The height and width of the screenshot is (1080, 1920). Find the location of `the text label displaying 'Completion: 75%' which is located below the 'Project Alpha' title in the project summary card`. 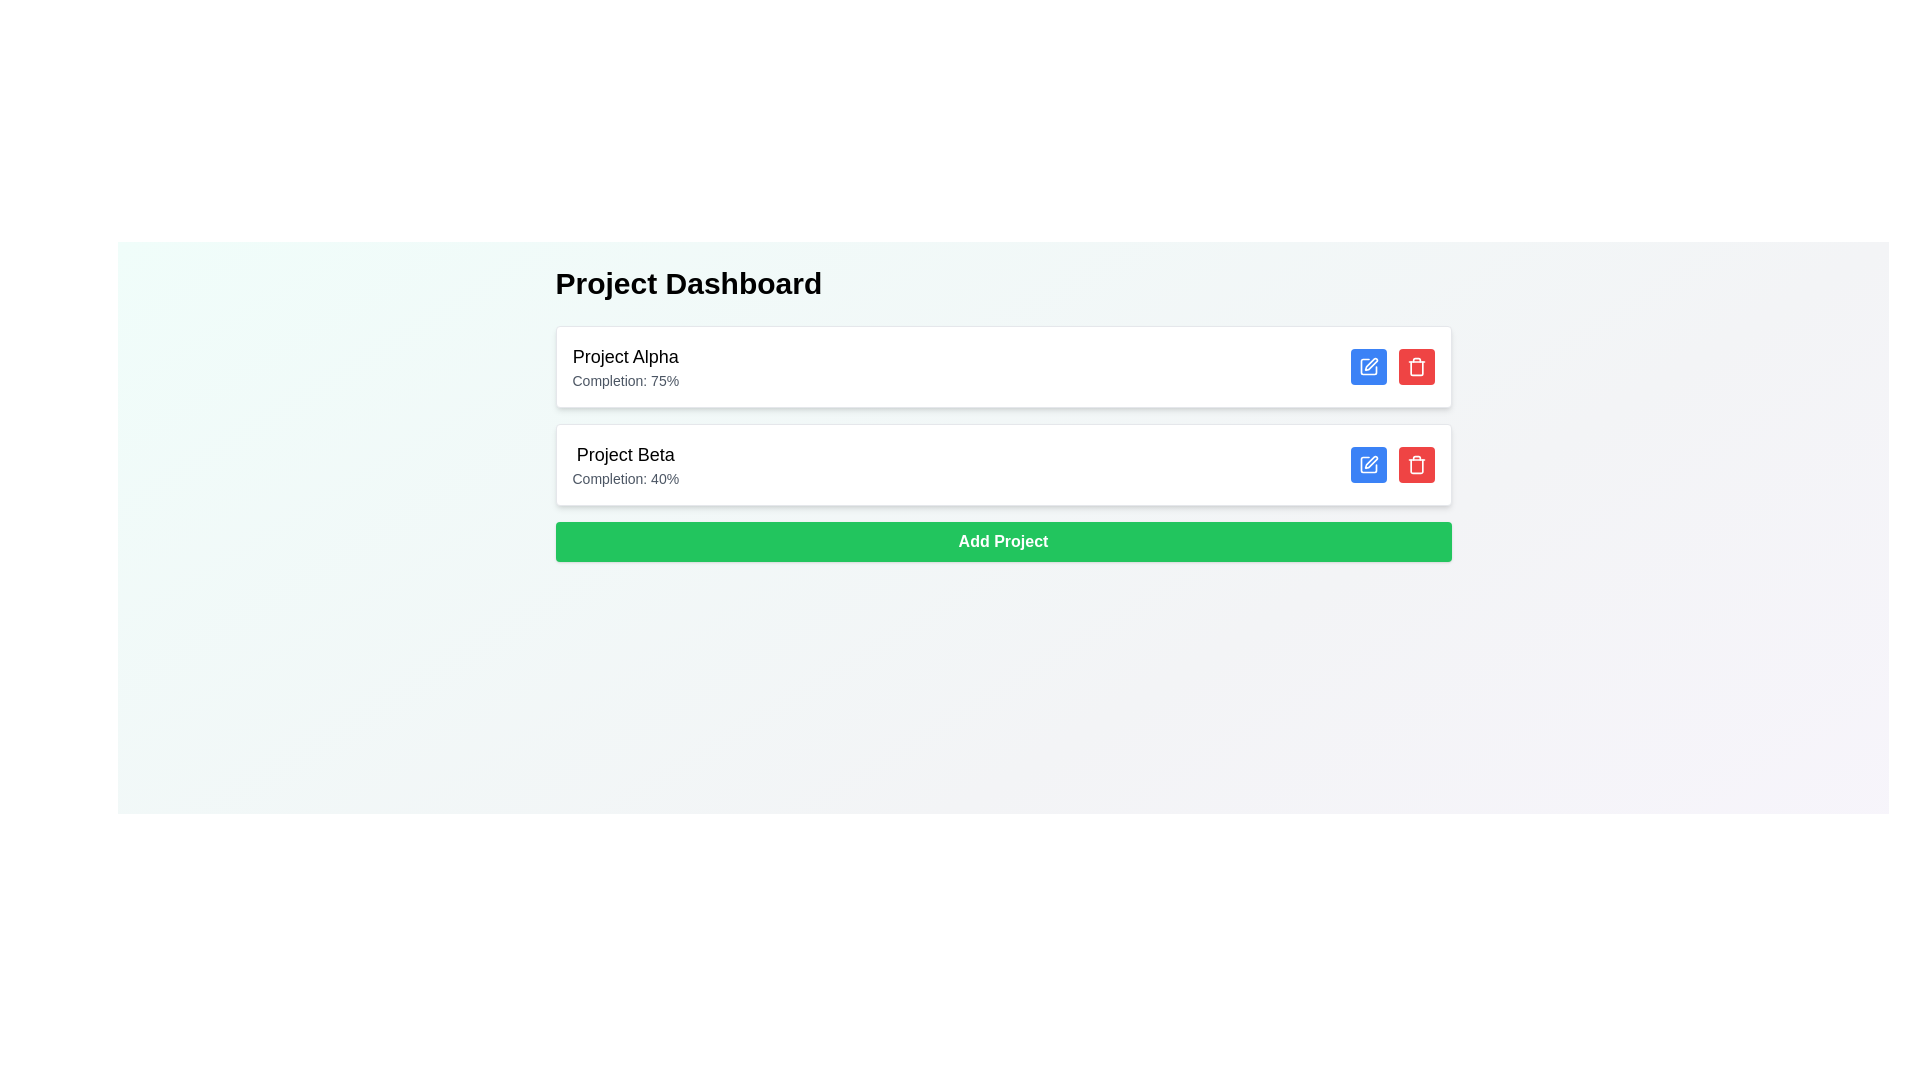

the text label displaying 'Completion: 75%' which is located below the 'Project Alpha' title in the project summary card is located at coordinates (624, 381).